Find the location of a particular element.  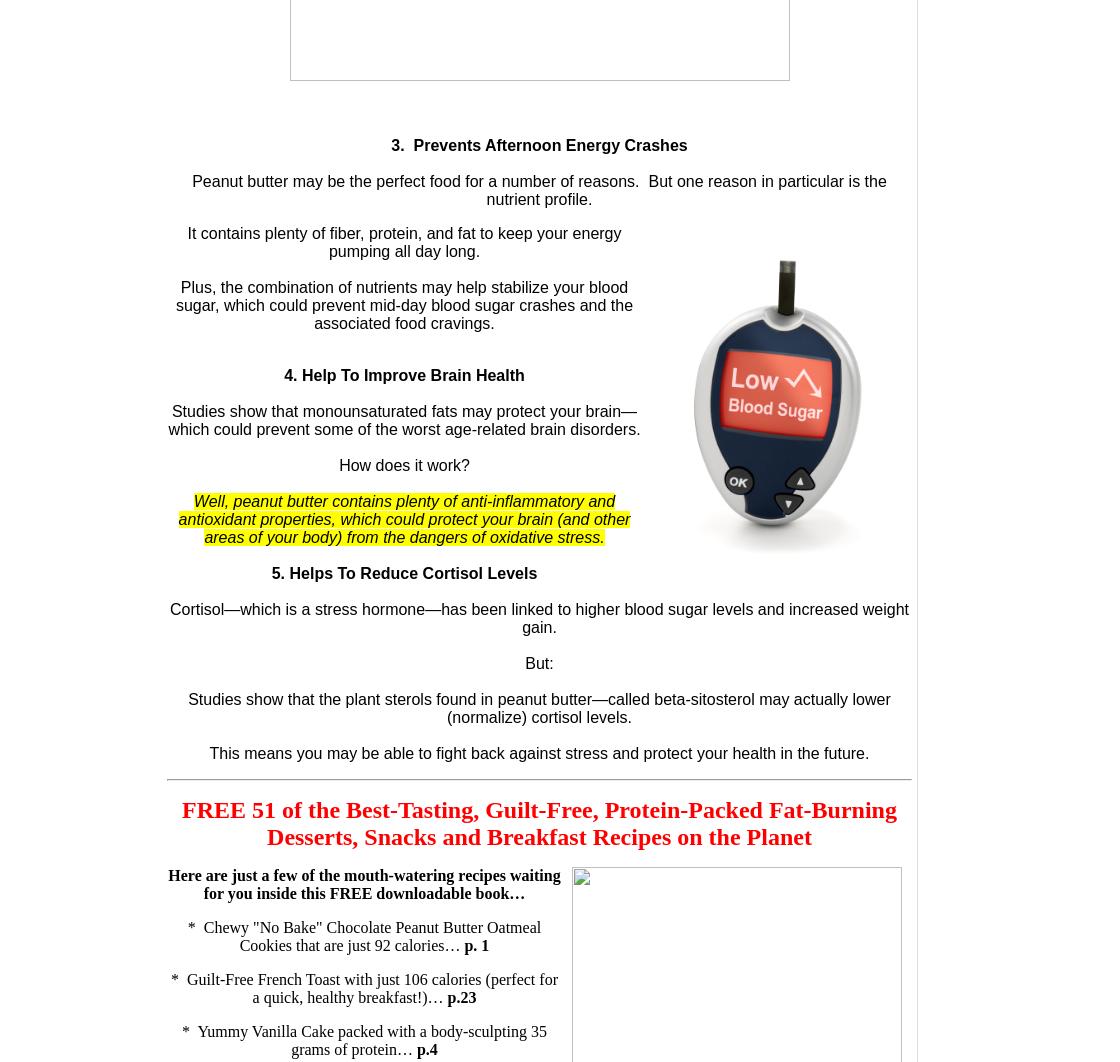

'Studies show that the plant sterols found in peanut butter—called beta-sitosterol may actually lower (normalize) cortisol levels.' is located at coordinates (538, 708).